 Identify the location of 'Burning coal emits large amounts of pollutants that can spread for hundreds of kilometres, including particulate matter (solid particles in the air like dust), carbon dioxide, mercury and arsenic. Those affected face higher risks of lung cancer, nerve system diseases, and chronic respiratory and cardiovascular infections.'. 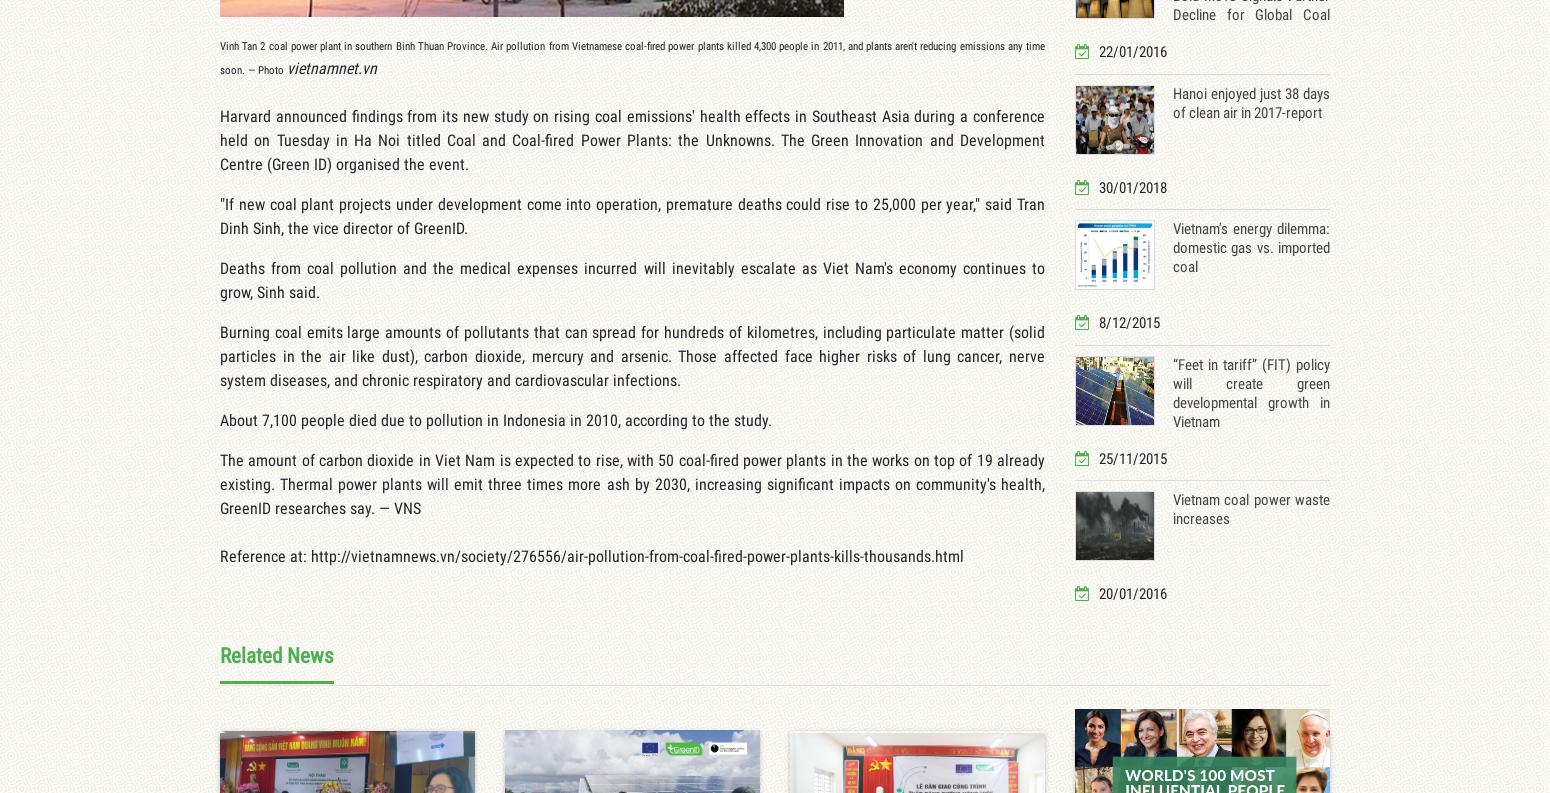
(631, 354).